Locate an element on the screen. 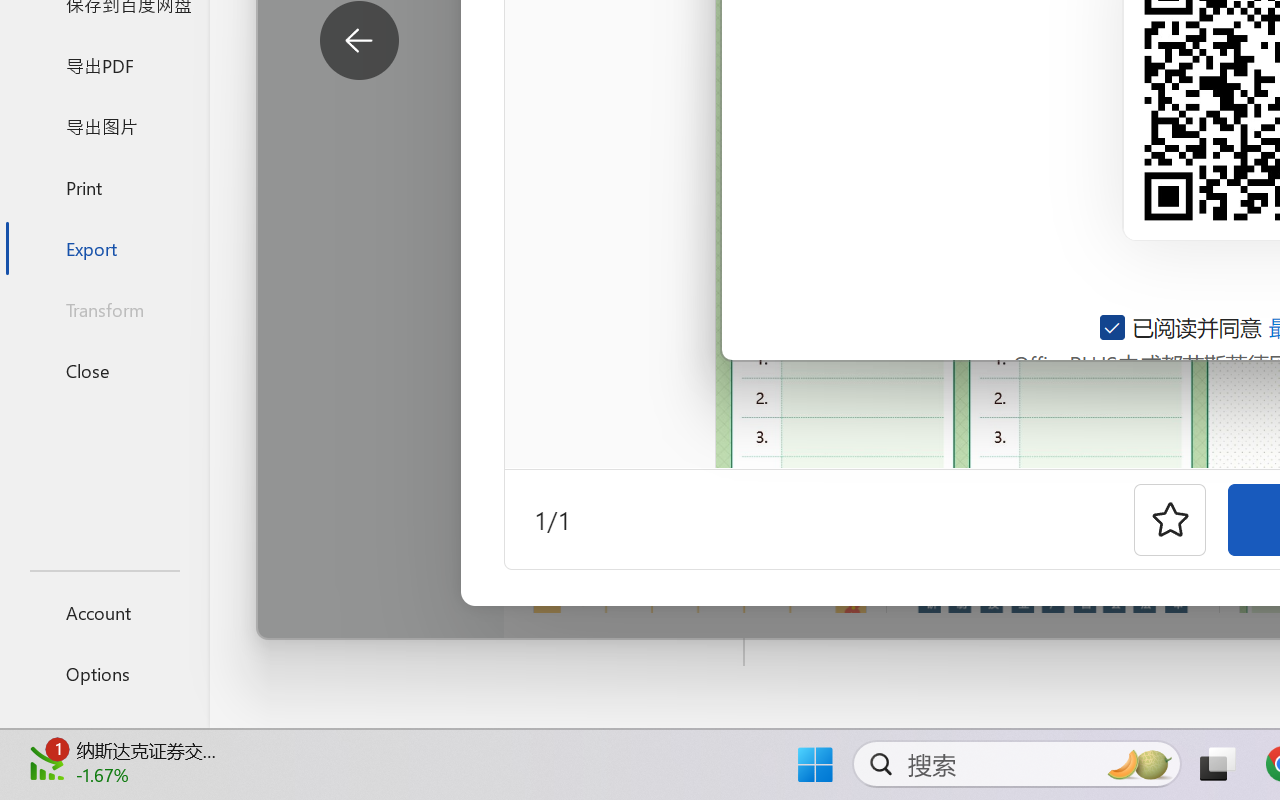 The image size is (1280, 800). 'Account' is located at coordinates (103, 612).